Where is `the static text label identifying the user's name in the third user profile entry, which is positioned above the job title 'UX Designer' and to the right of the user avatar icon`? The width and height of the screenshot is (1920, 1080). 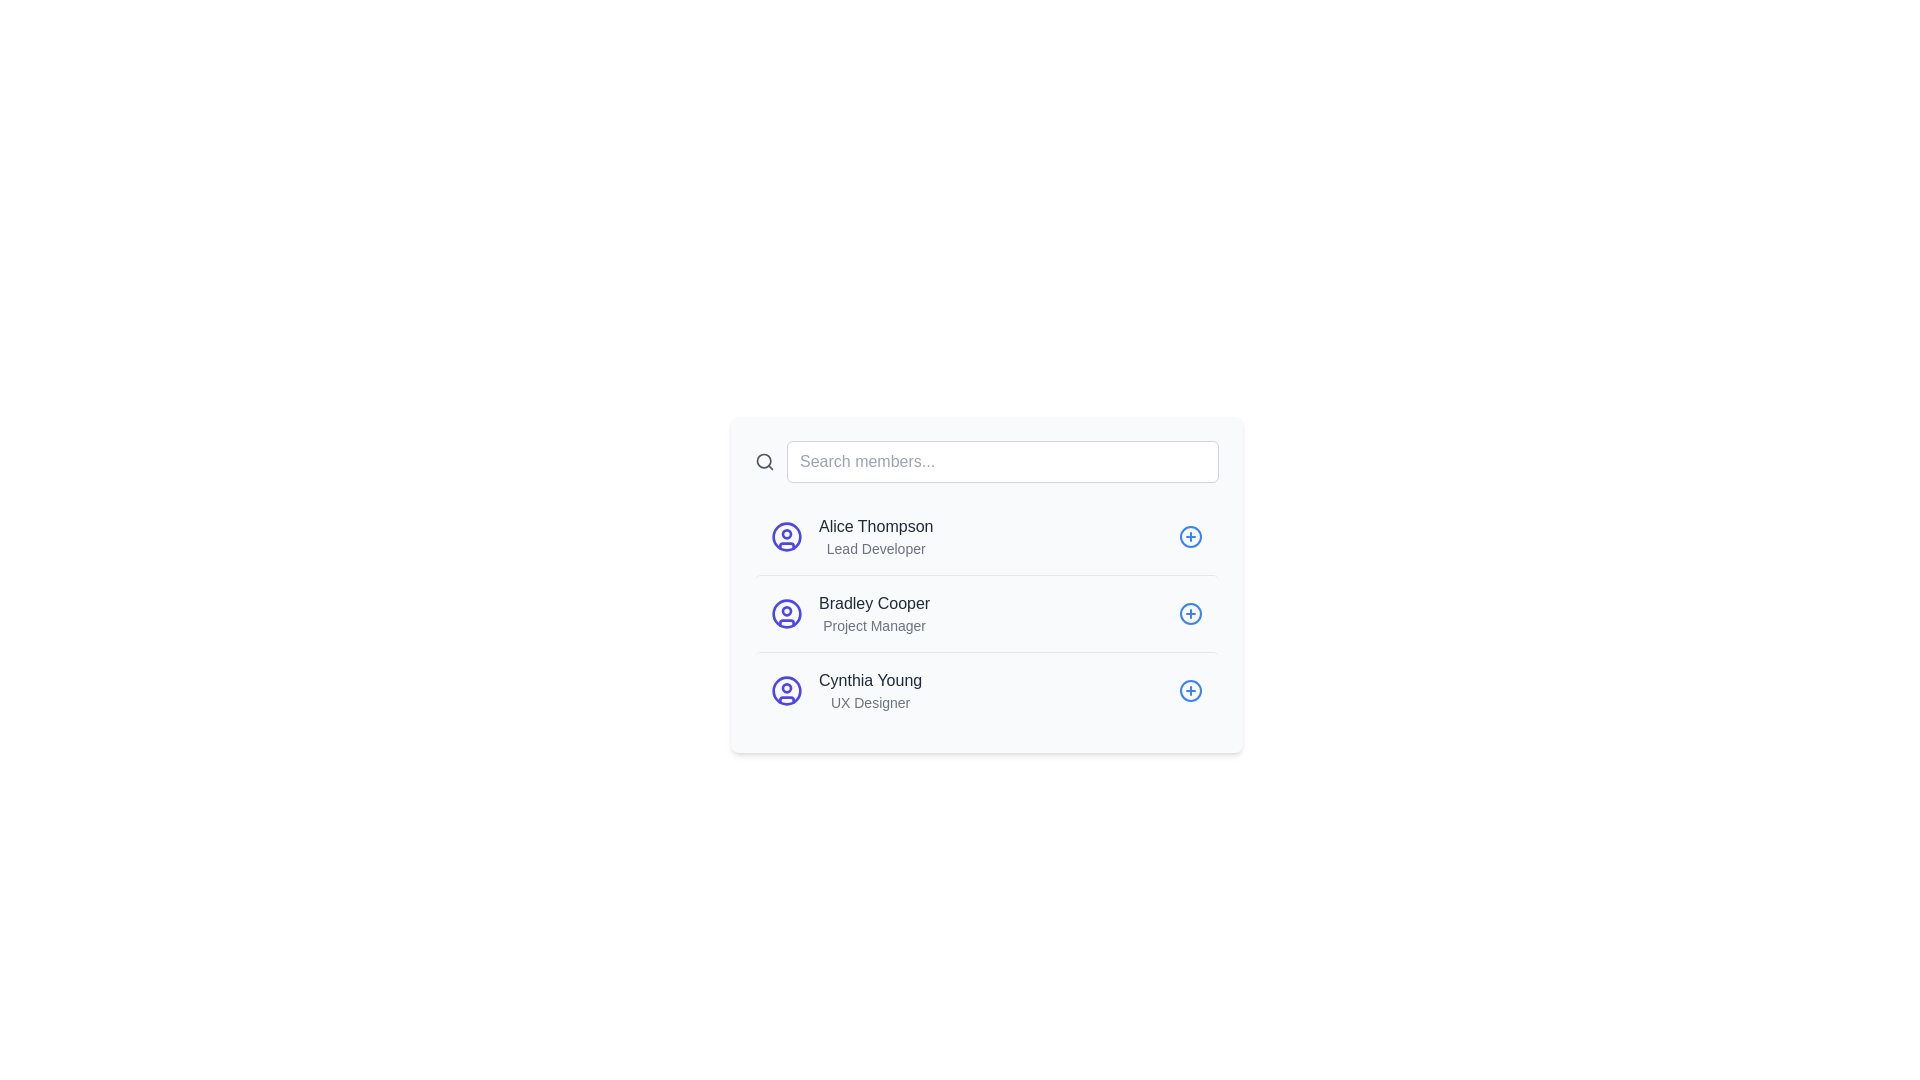 the static text label identifying the user's name in the third user profile entry, which is positioned above the job title 'UX Designer' and to the right of the user avatar icon is located at coordinates (870, 680).